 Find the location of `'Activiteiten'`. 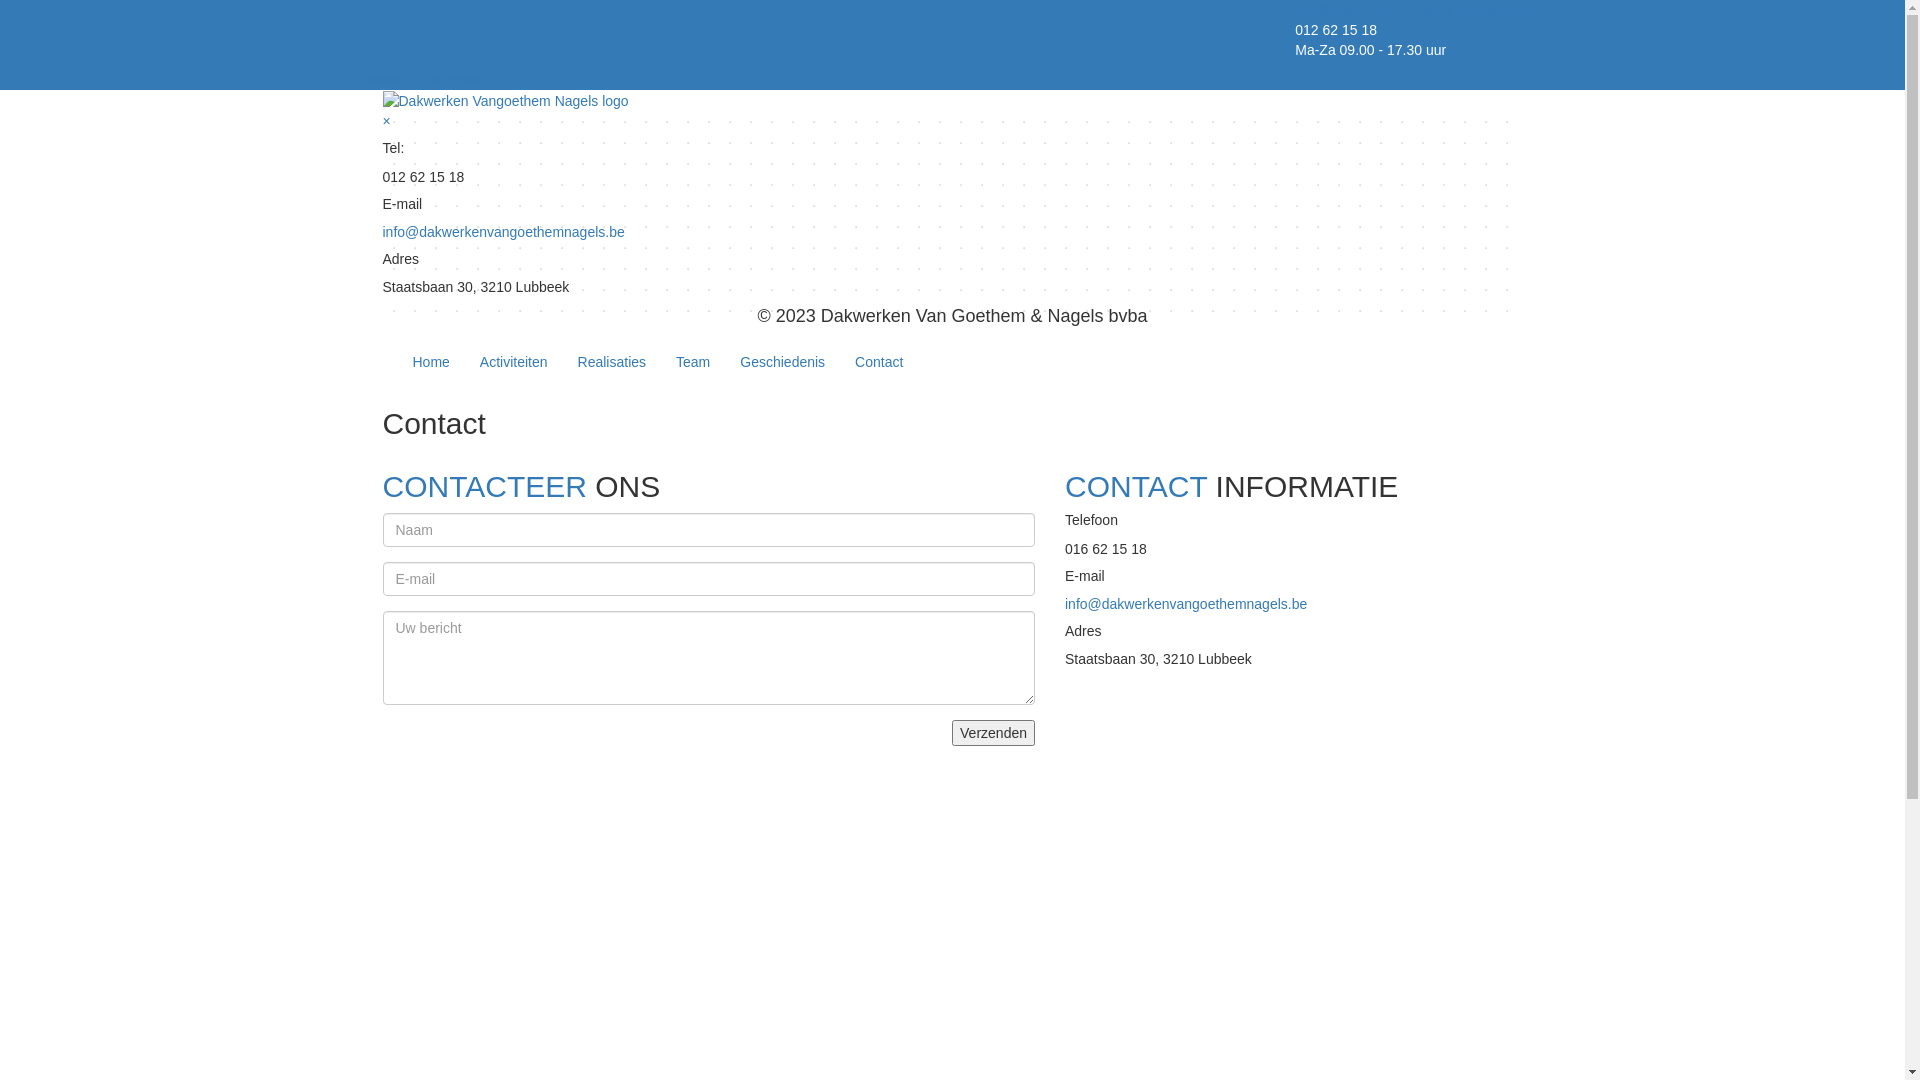

'Activiteiten' is located at coordinates (464, 362).